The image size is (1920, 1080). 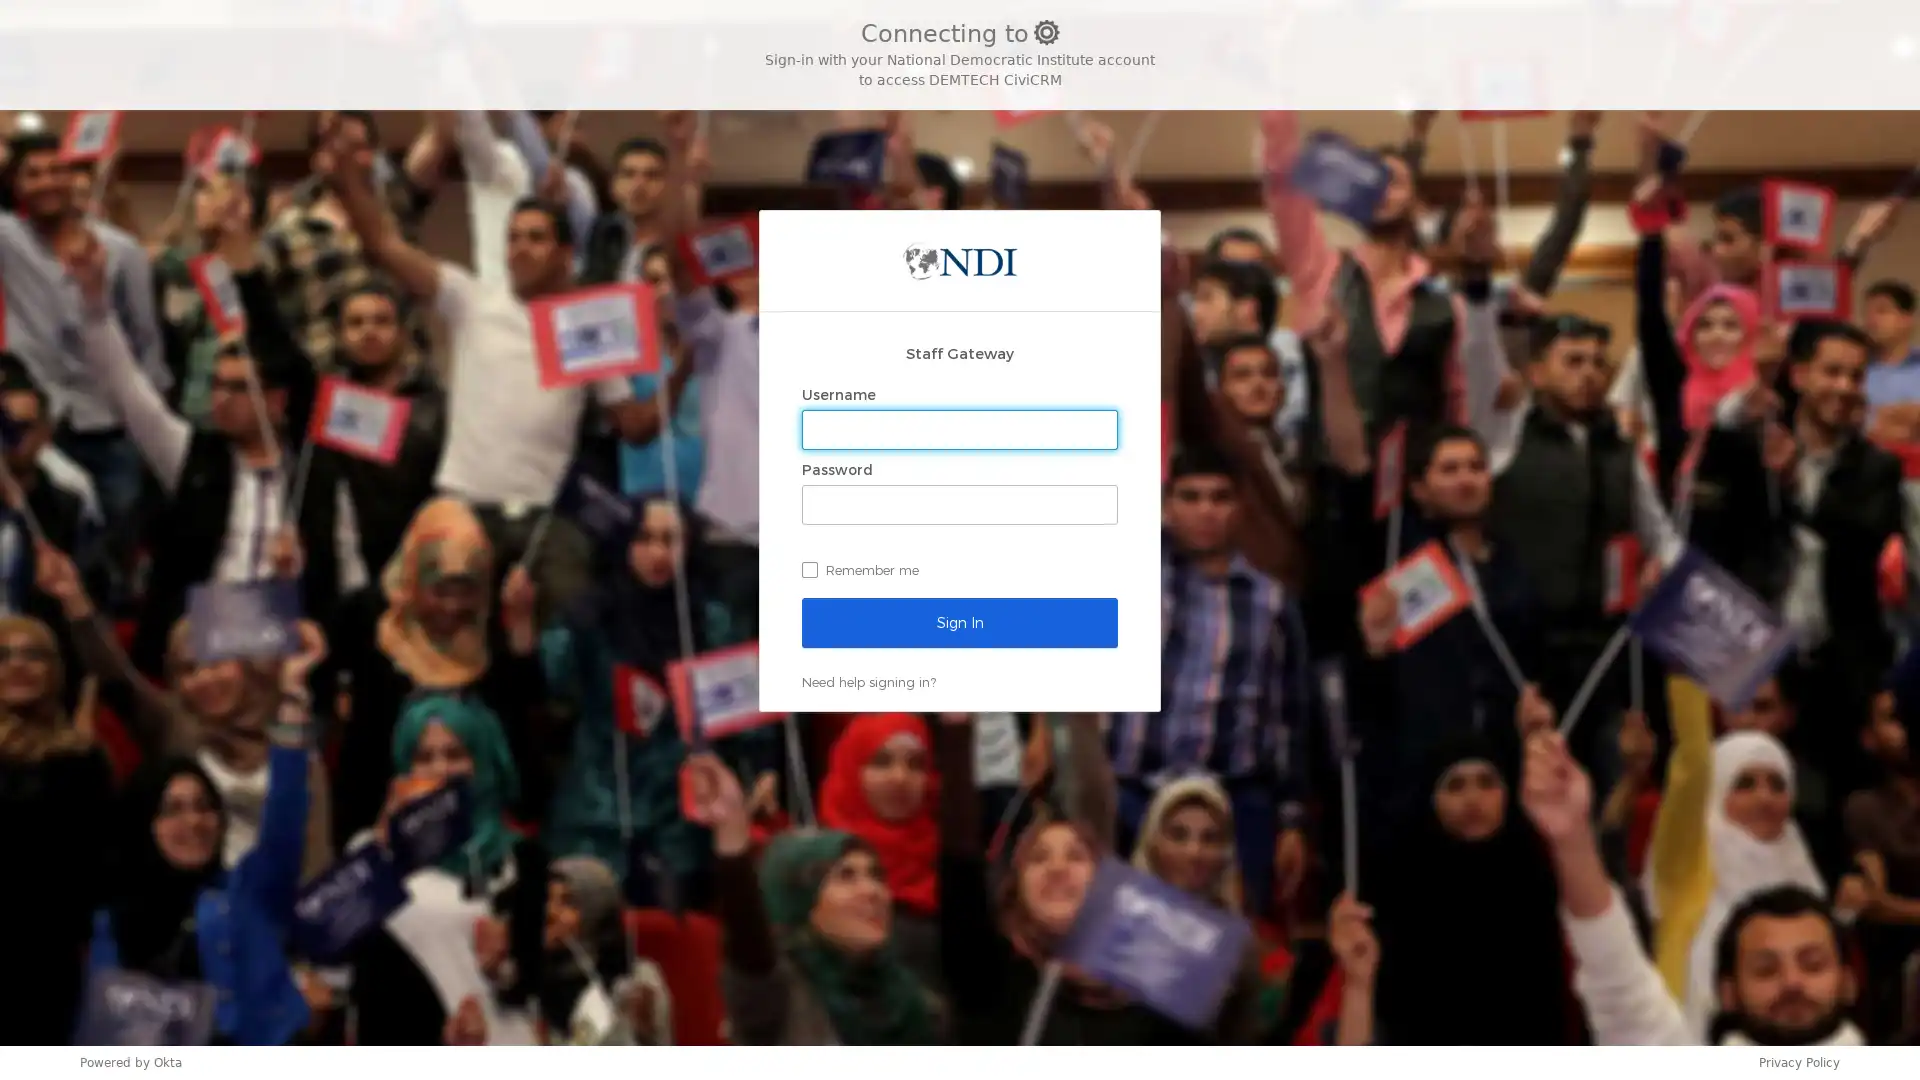 What do you see at coordinates (960, 620) in the screenshot?
I see `Sign In` at bounding box center [960, 620].